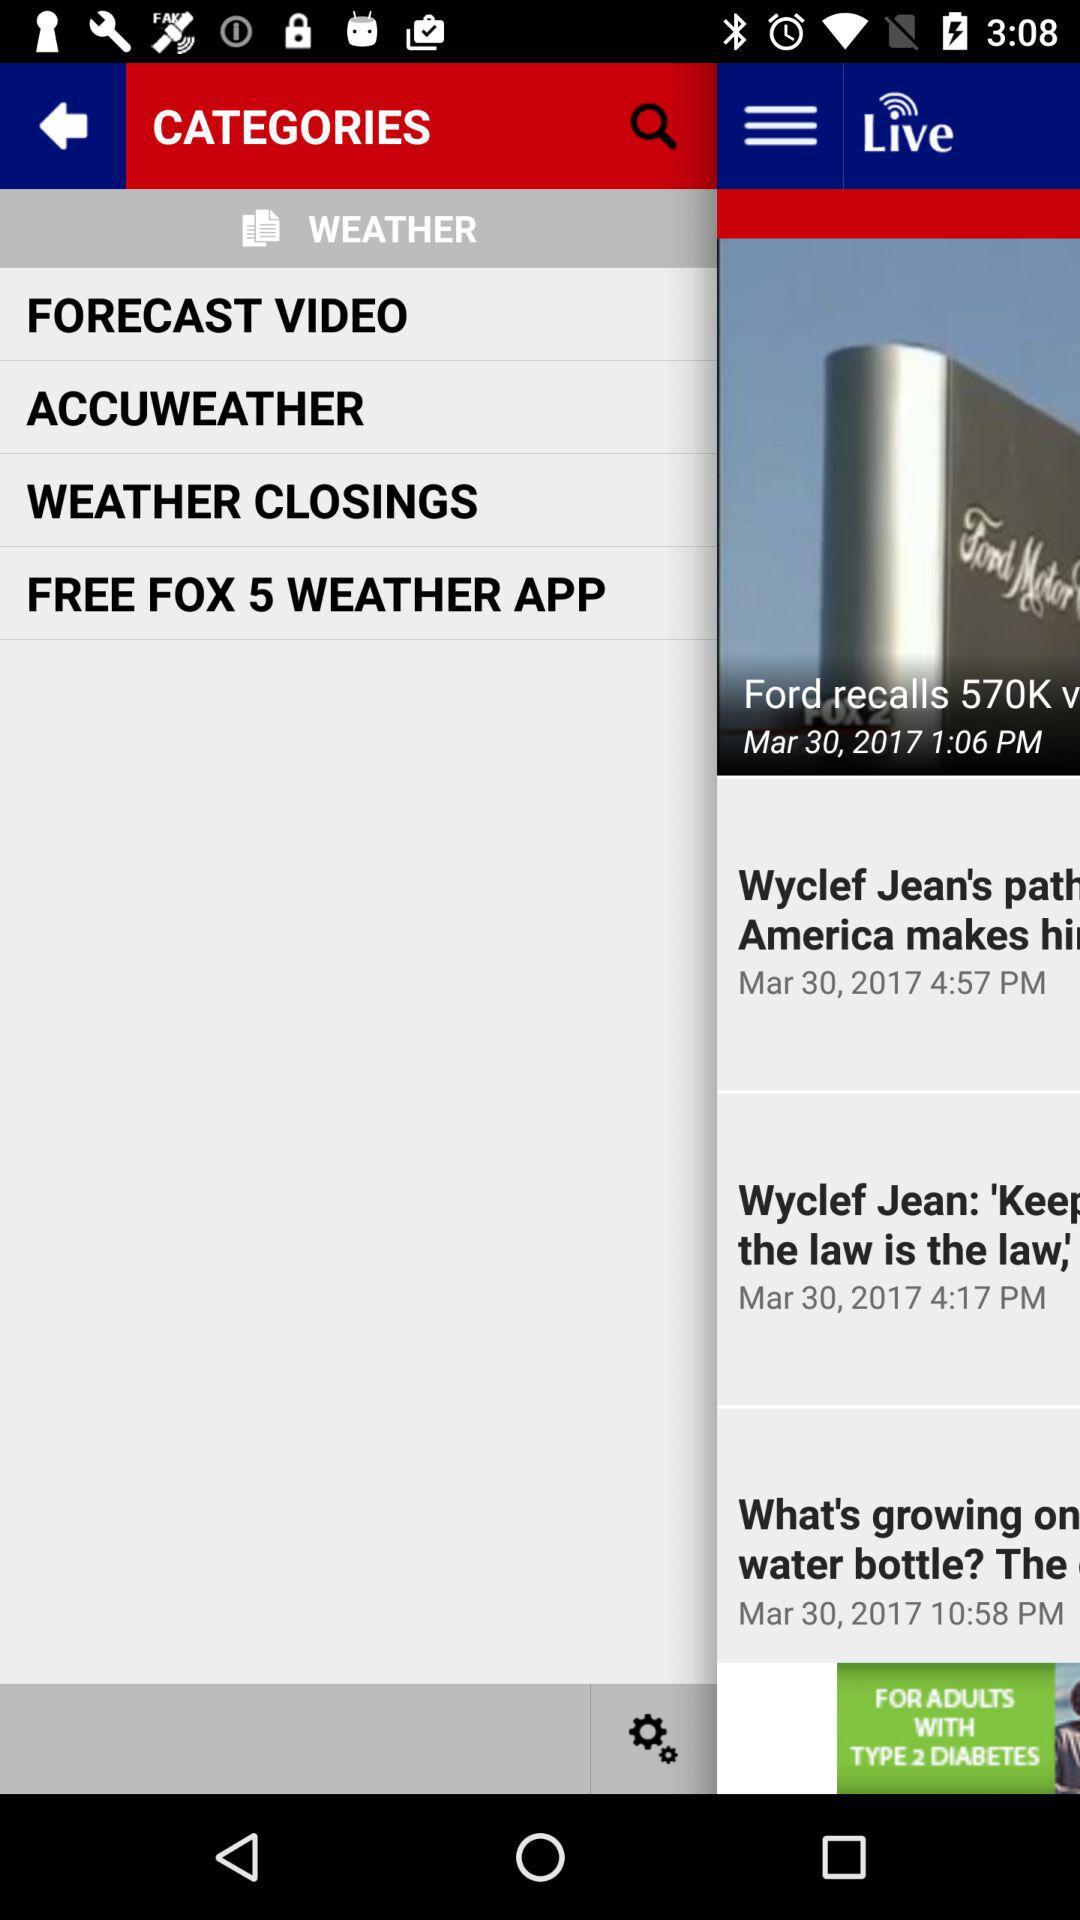 The width and height of the screenshot is (1080, 1920). Describe the element at coordinates (61, 124) in the screenshot. I see `return` at that location.